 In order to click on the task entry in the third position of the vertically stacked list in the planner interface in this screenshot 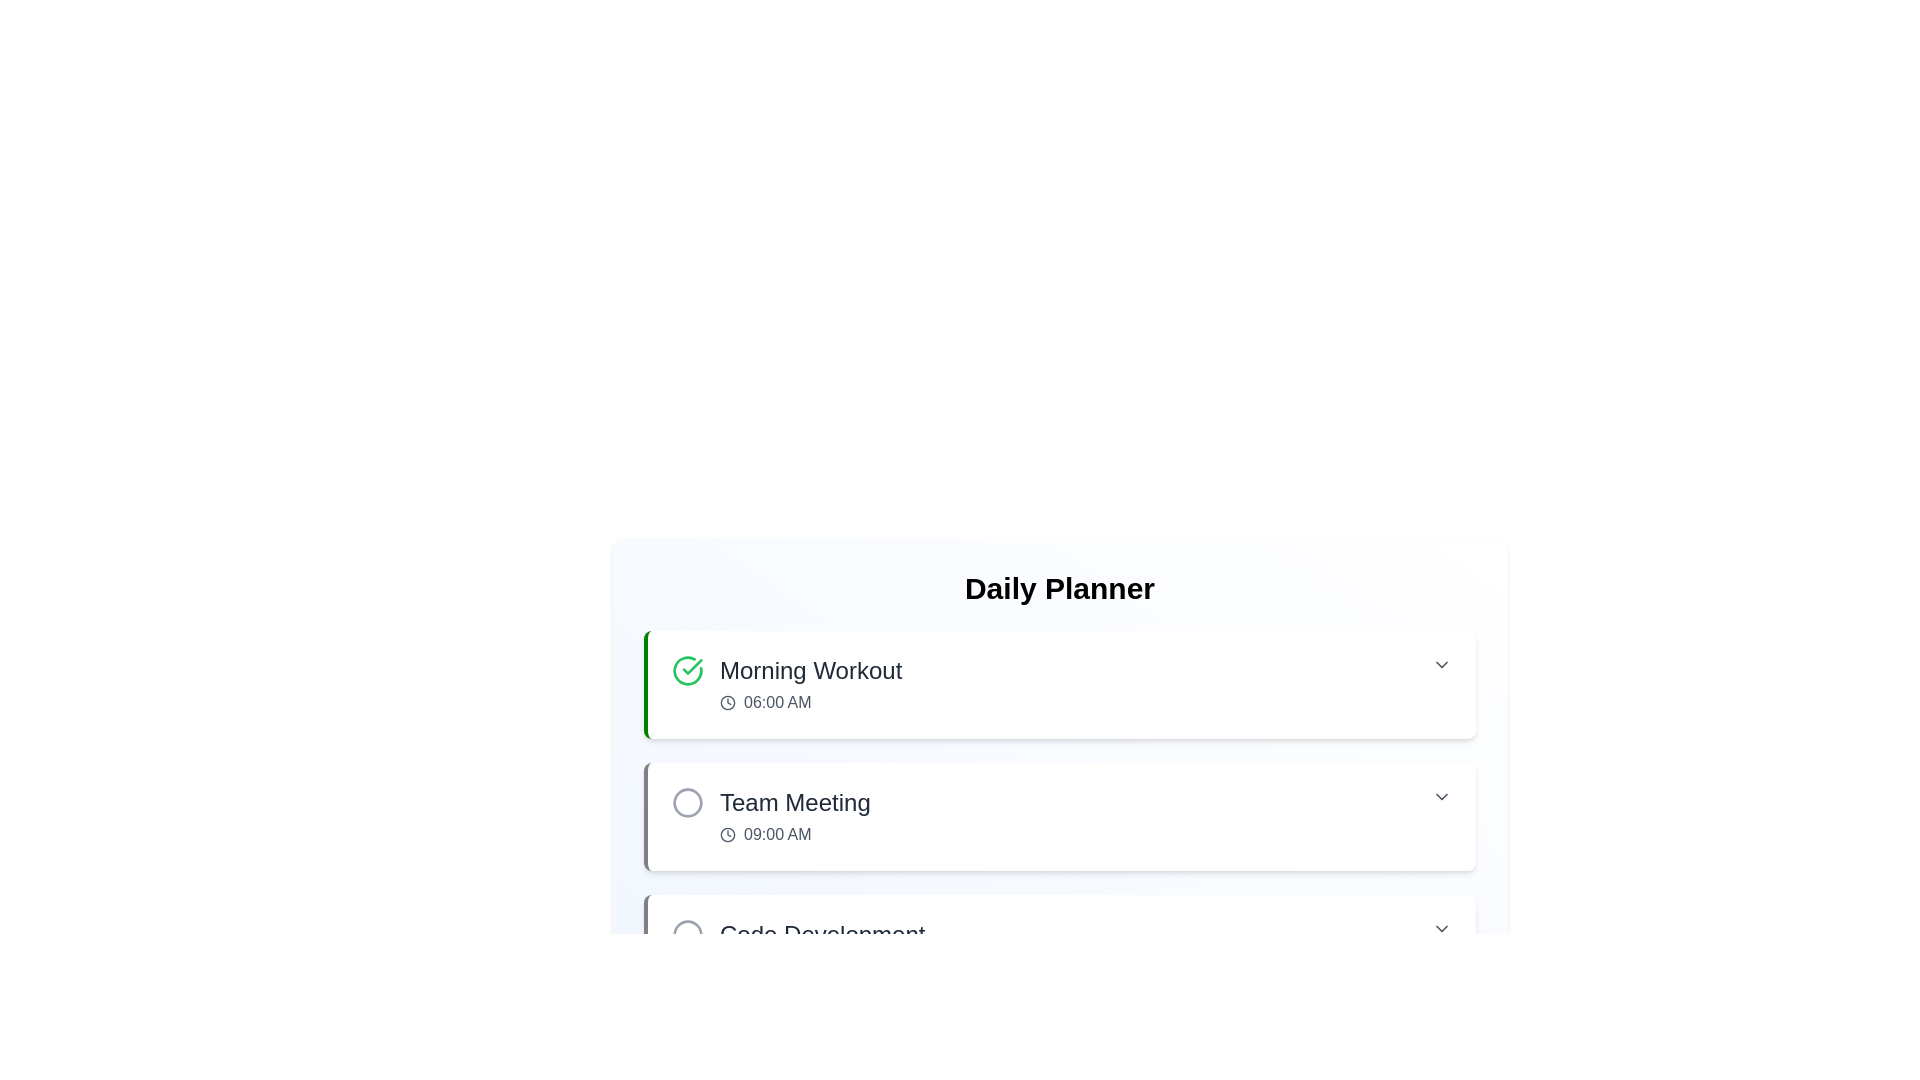, I will do `click(1084, 947)`.